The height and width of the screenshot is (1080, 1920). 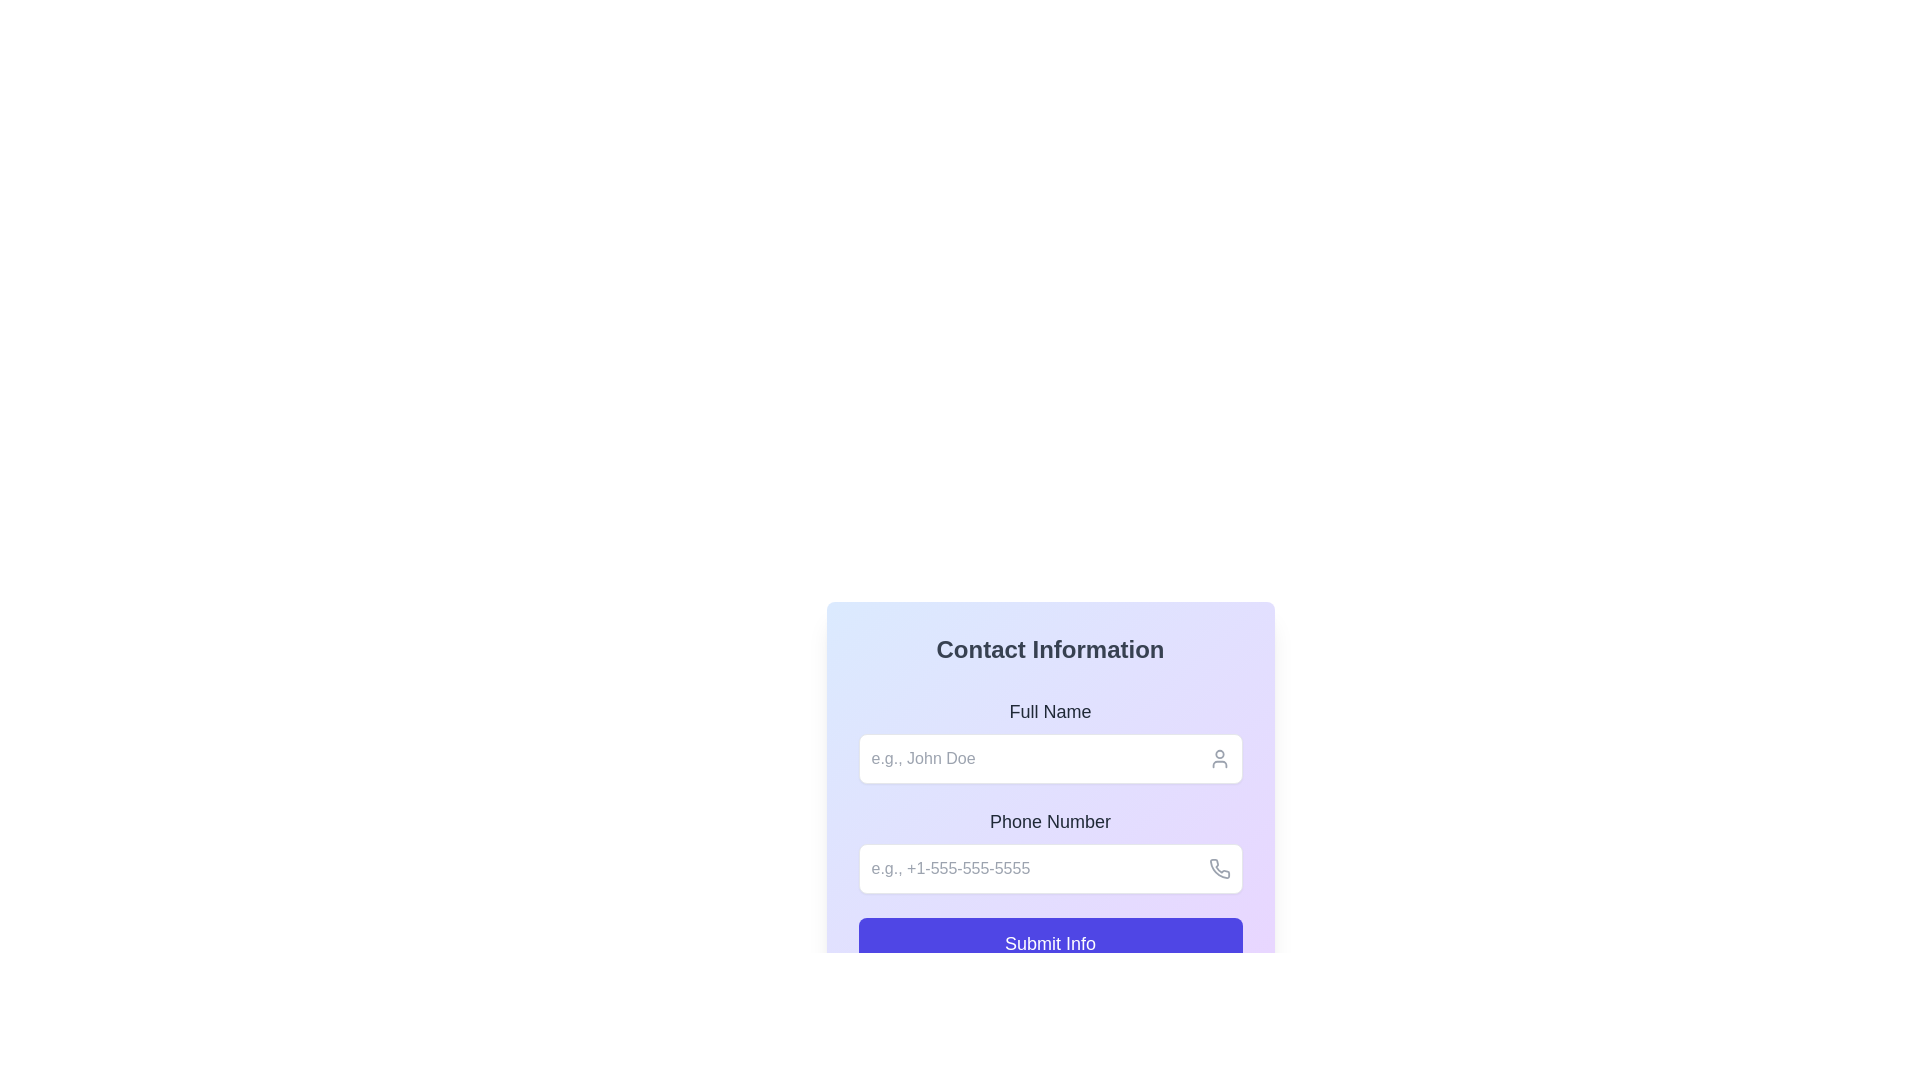 What do you see at coordinates (1049, 650) in the screenshot?
I see `the 'Contact Information' text label, which is styled in bold, large font and displayed at the top-center of the contact information section` at bounding box center [1049, 650].